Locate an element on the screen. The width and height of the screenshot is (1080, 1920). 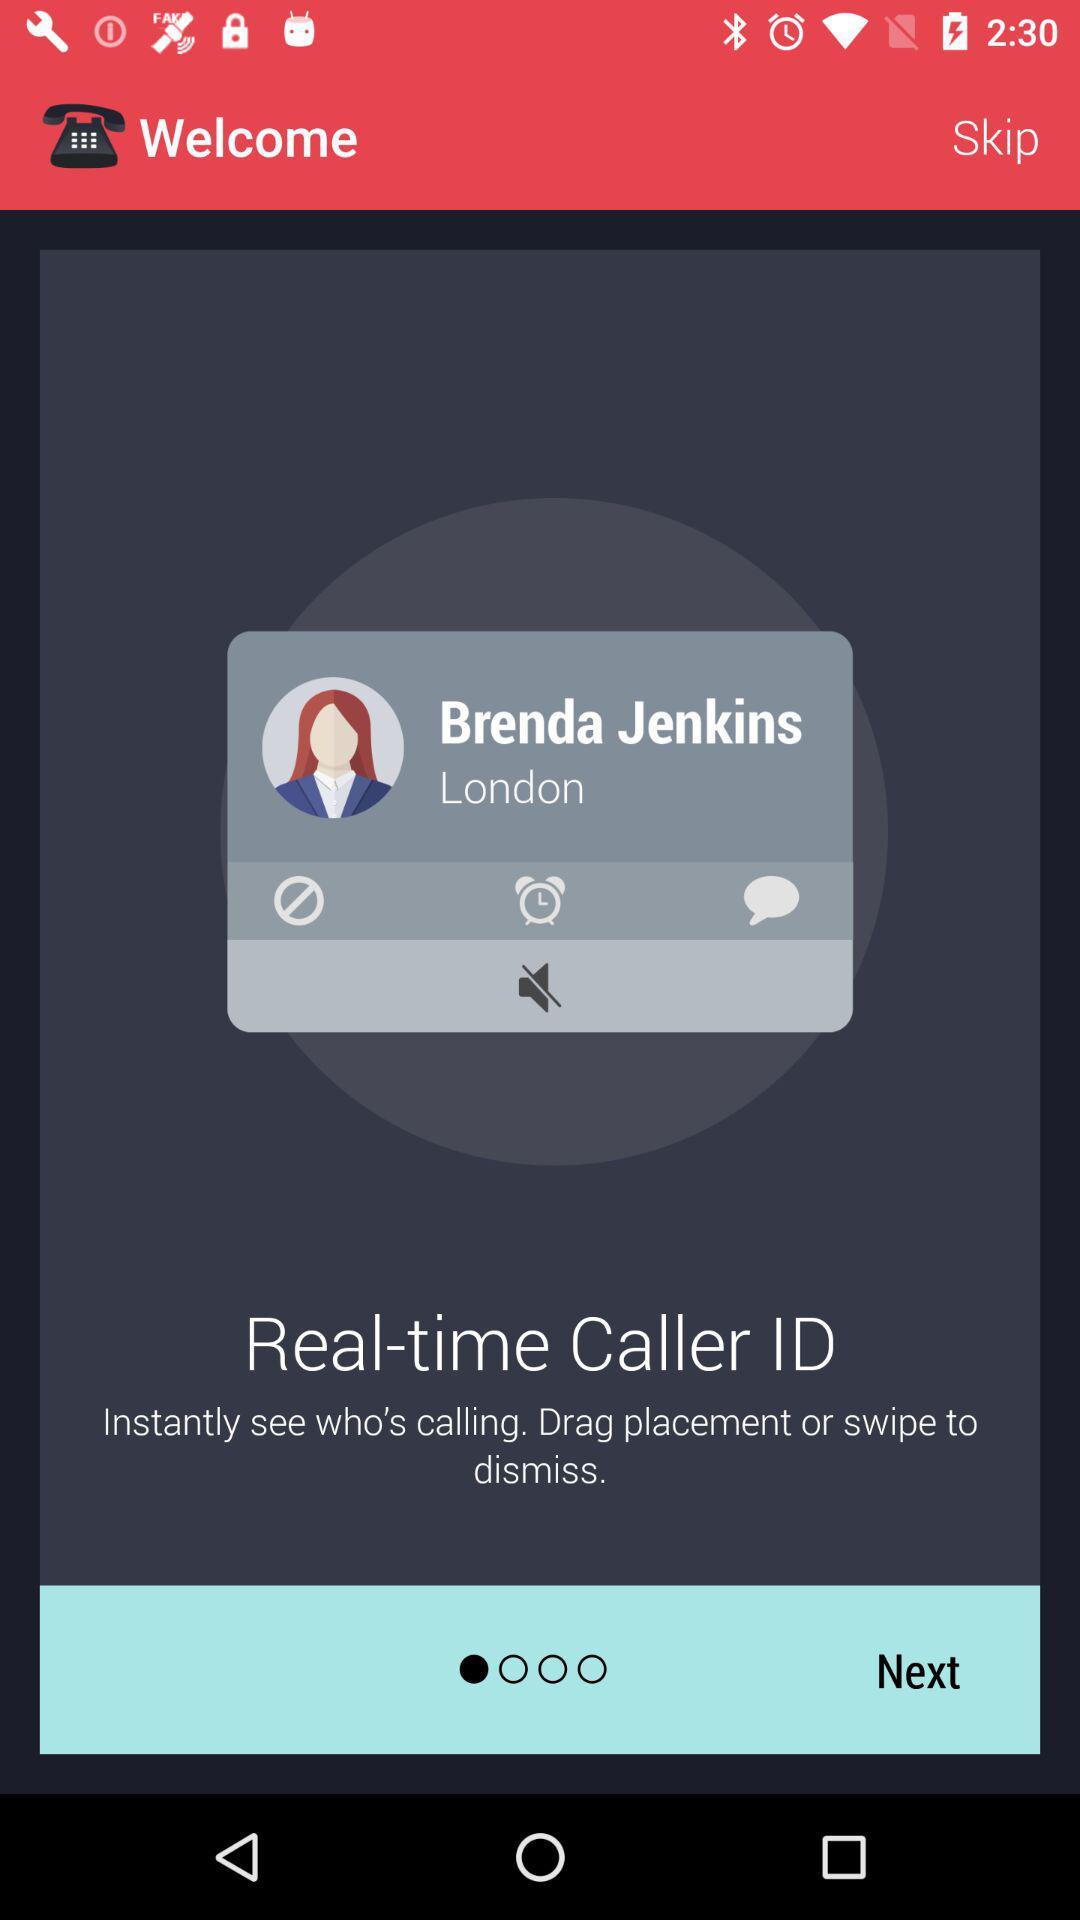
the icon at the top right corner is located at coordinates (995, 135).